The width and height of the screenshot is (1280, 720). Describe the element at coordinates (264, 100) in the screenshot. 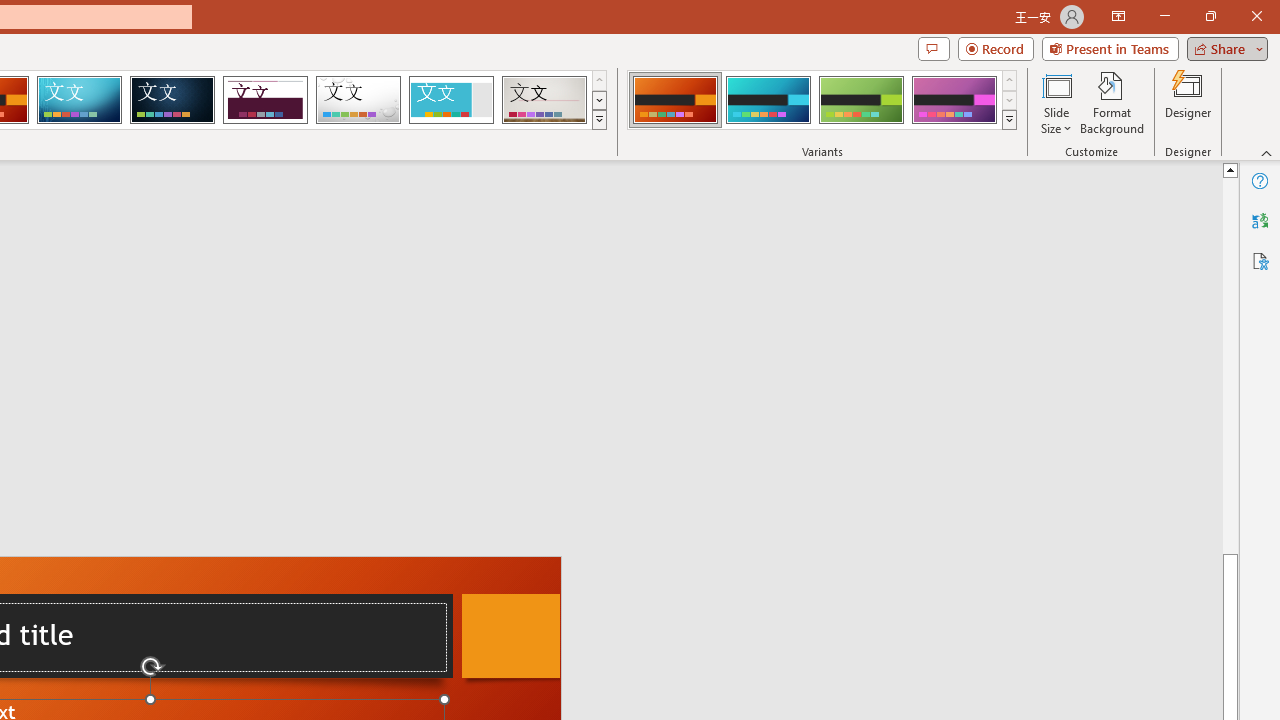

I see `'Dividend'` at that location.